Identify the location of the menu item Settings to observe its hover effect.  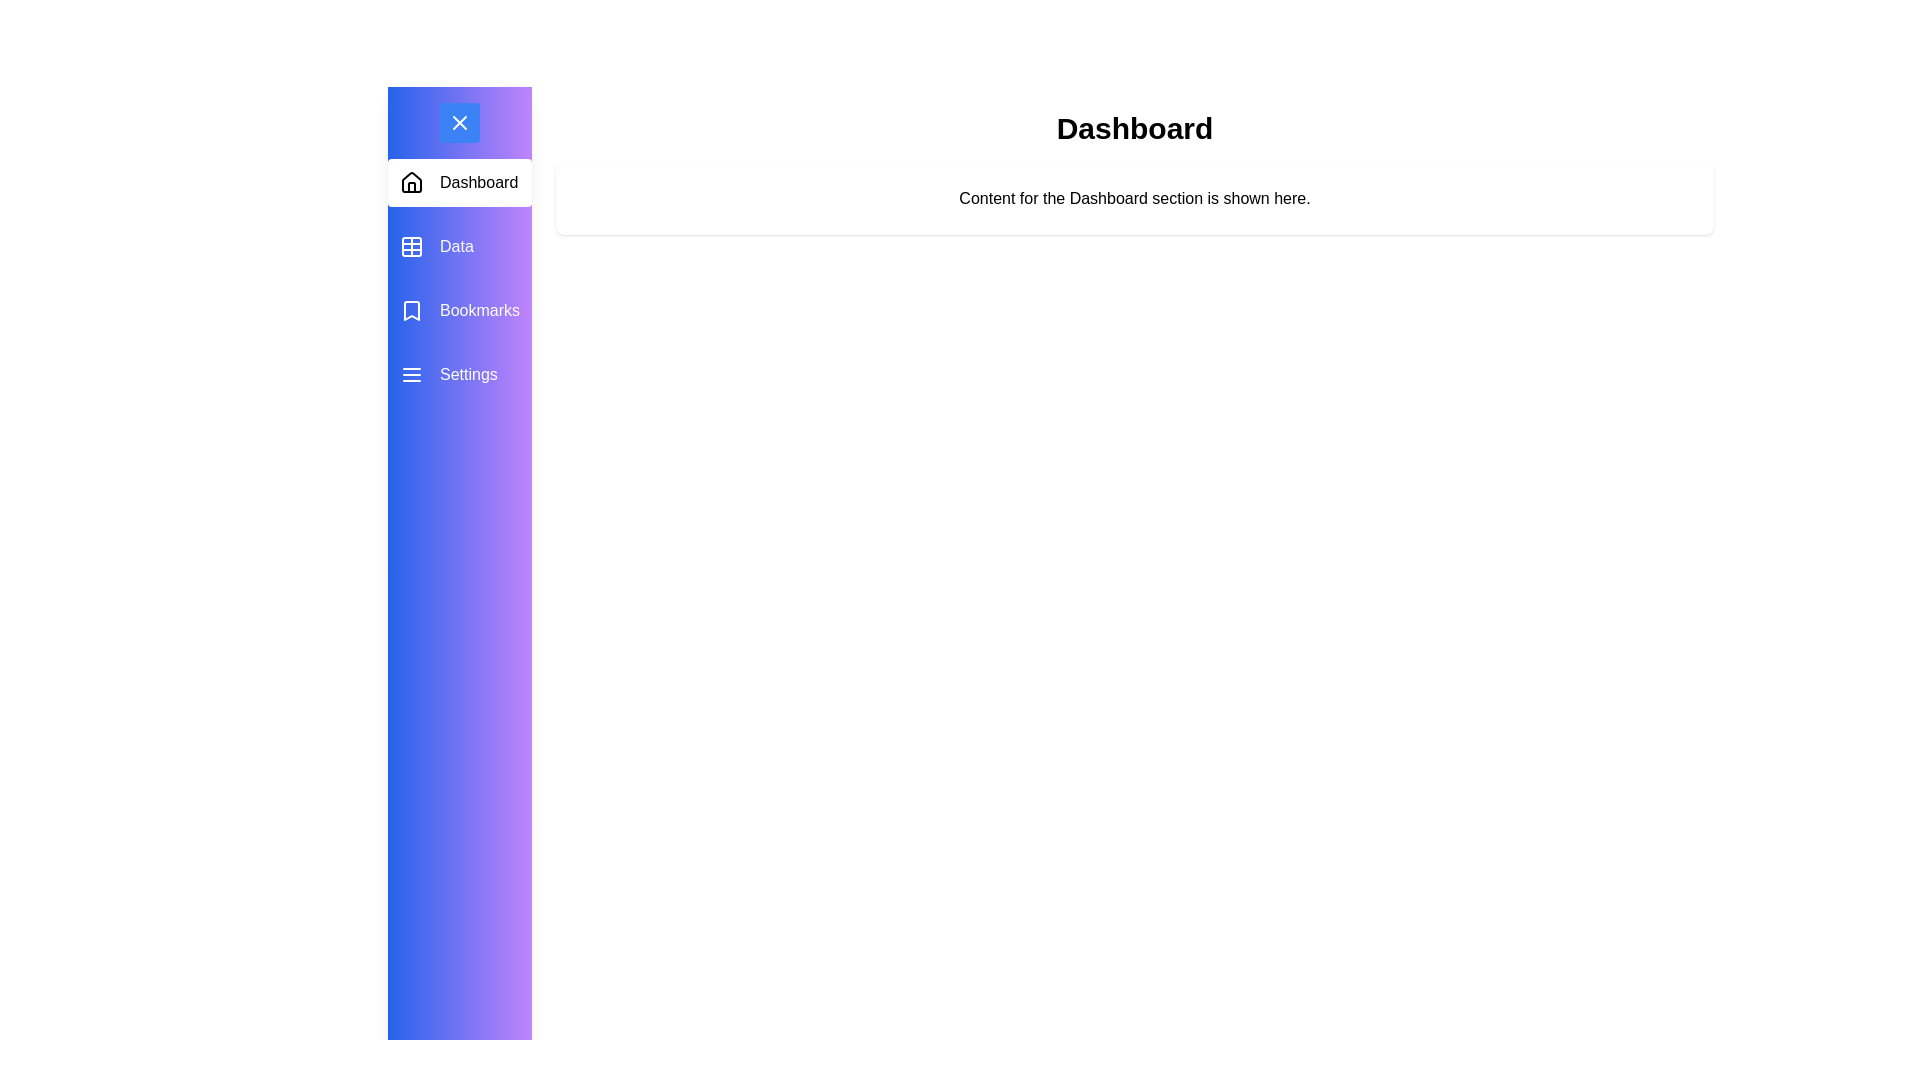
(459, 374).